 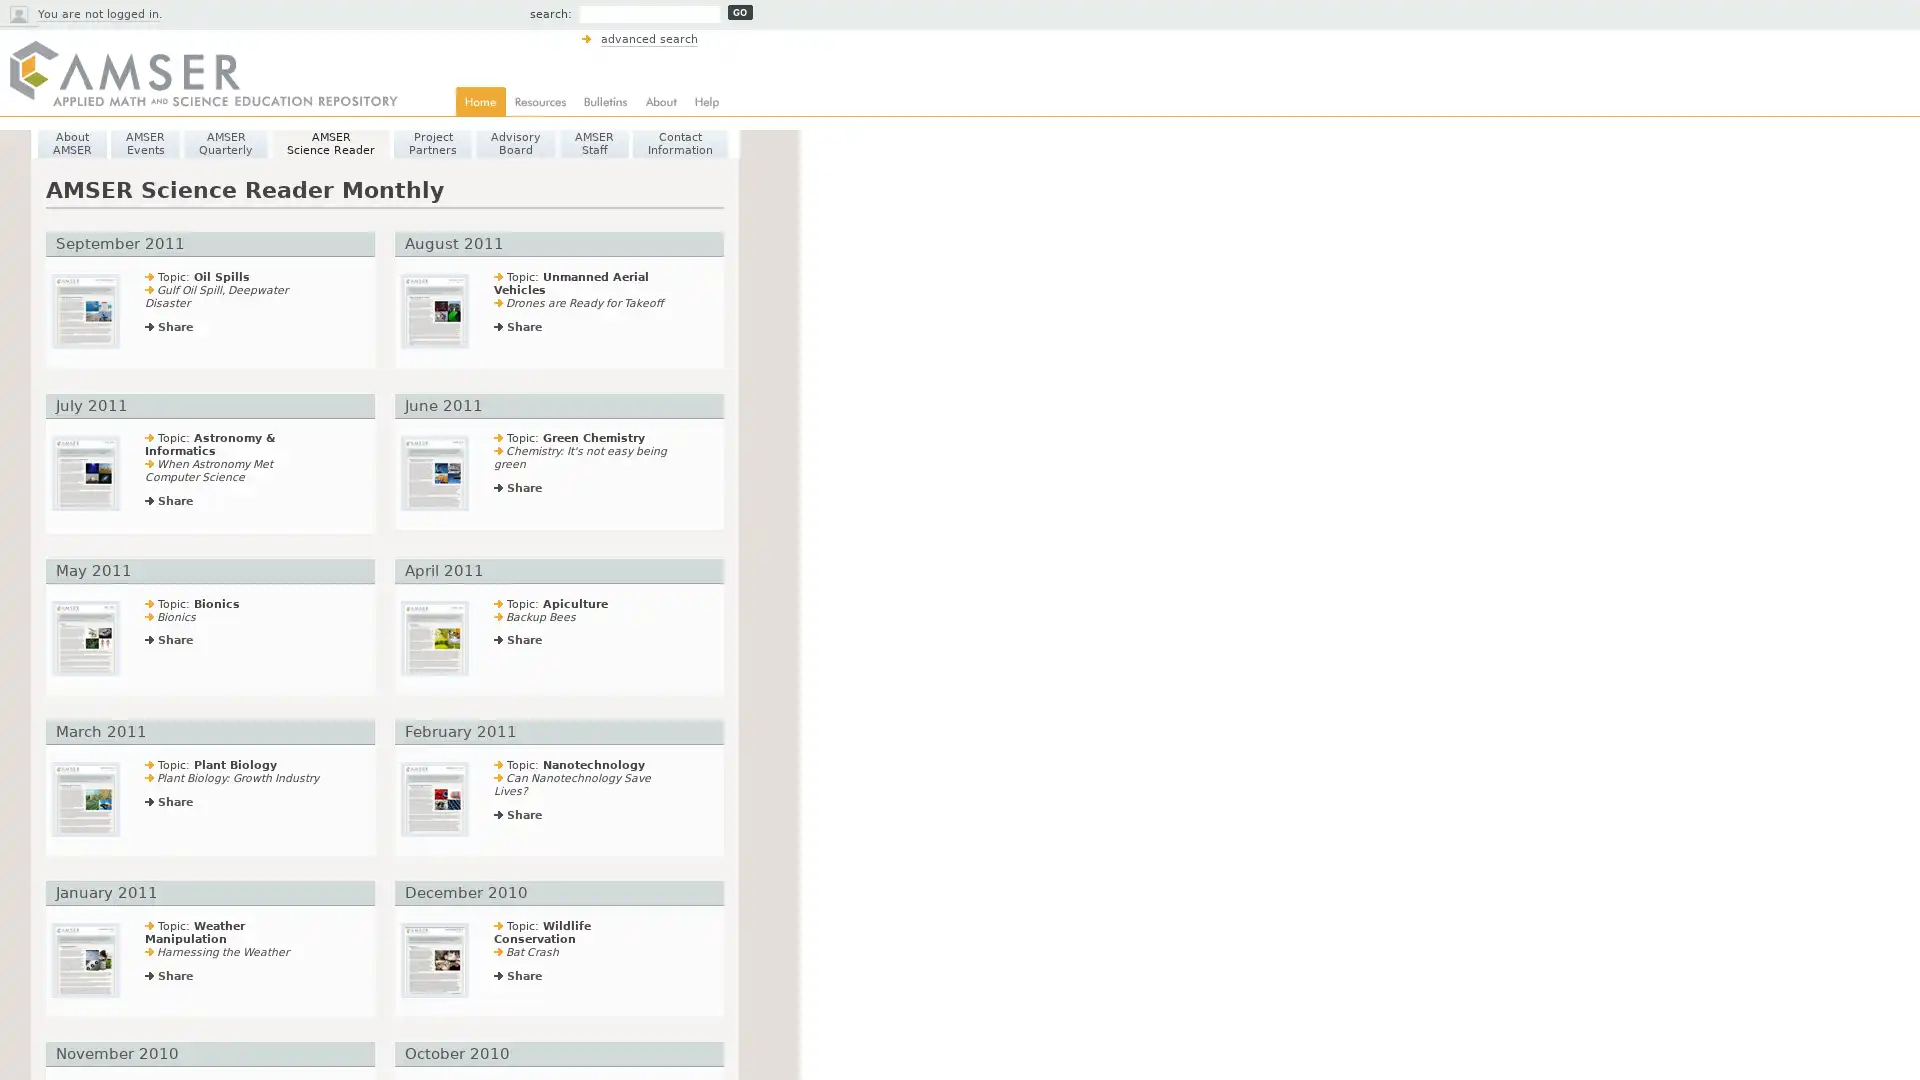 I want to click on Submit, so click(x=739, y=12).